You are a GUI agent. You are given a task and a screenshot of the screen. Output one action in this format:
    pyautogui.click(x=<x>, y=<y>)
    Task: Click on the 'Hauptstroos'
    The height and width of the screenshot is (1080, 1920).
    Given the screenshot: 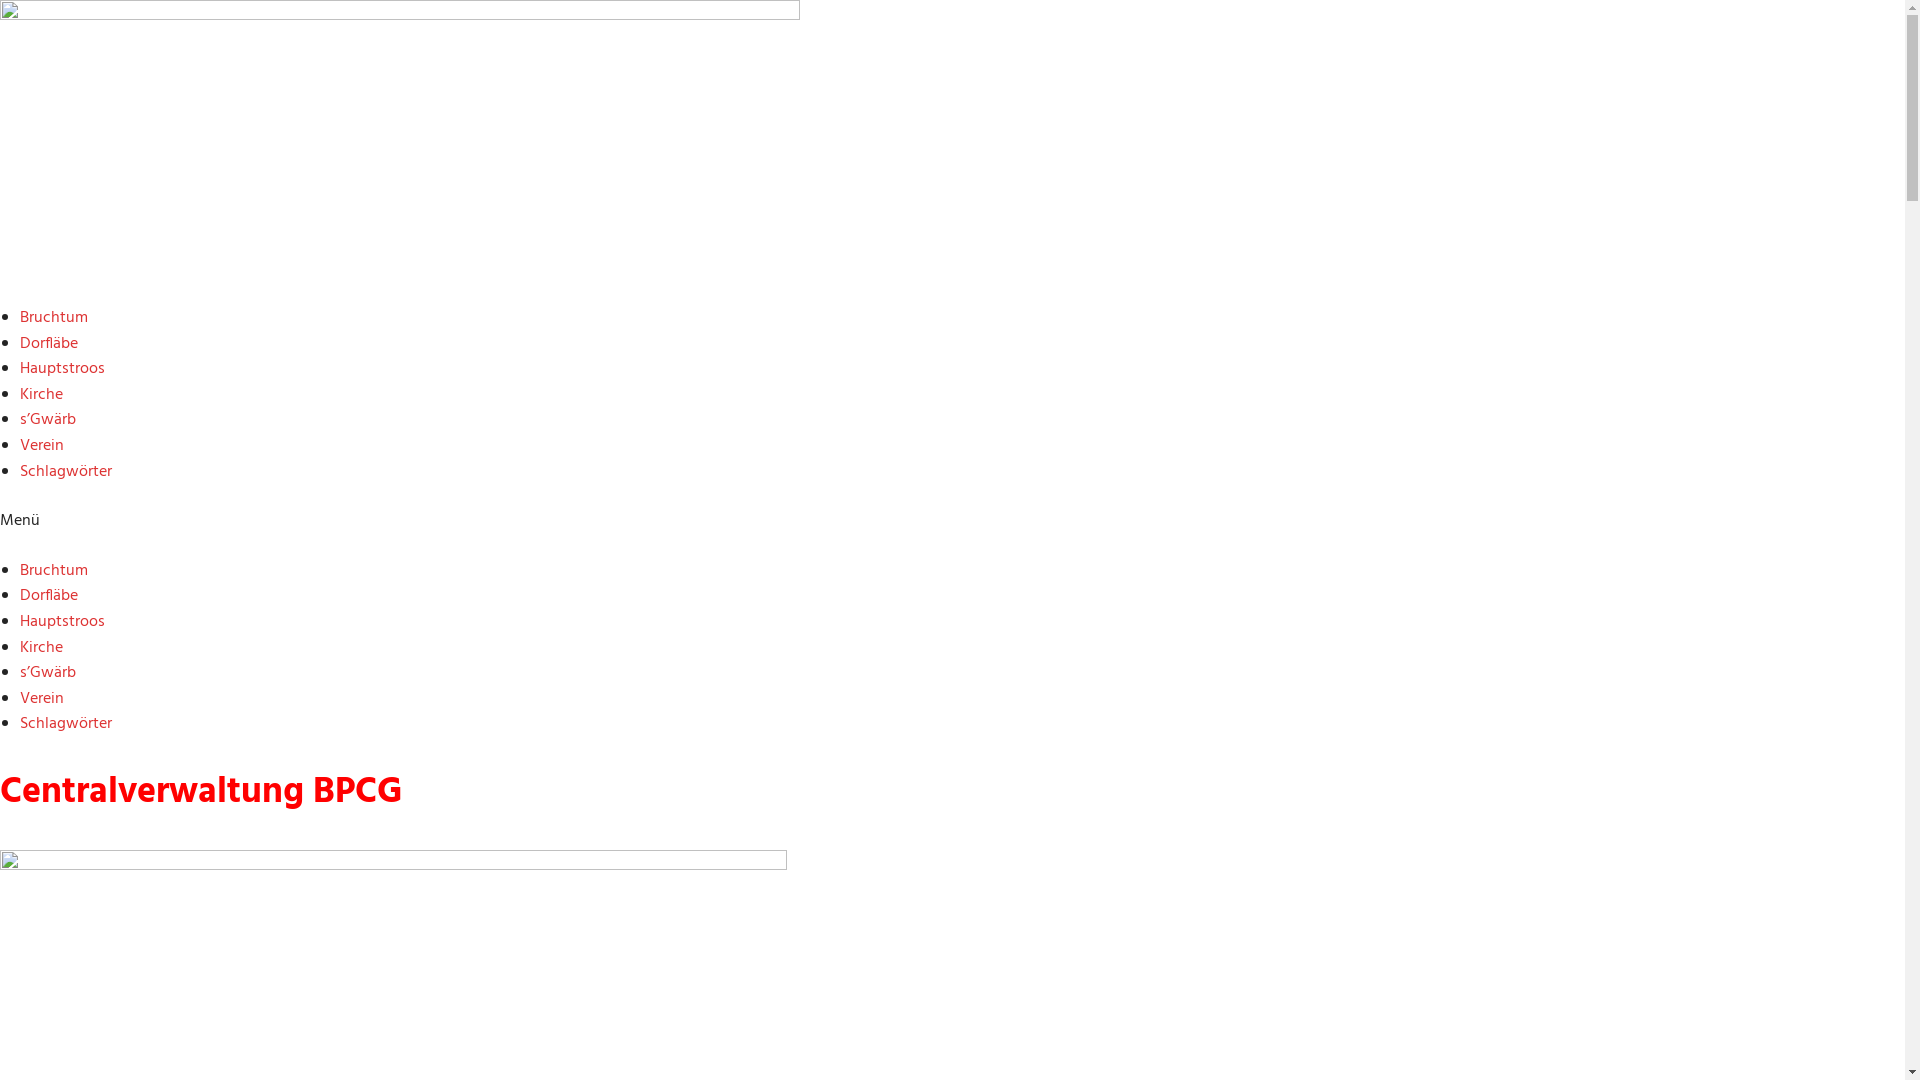 What is the action you would take?
    pyautogui.click(x=19, y=620)
    